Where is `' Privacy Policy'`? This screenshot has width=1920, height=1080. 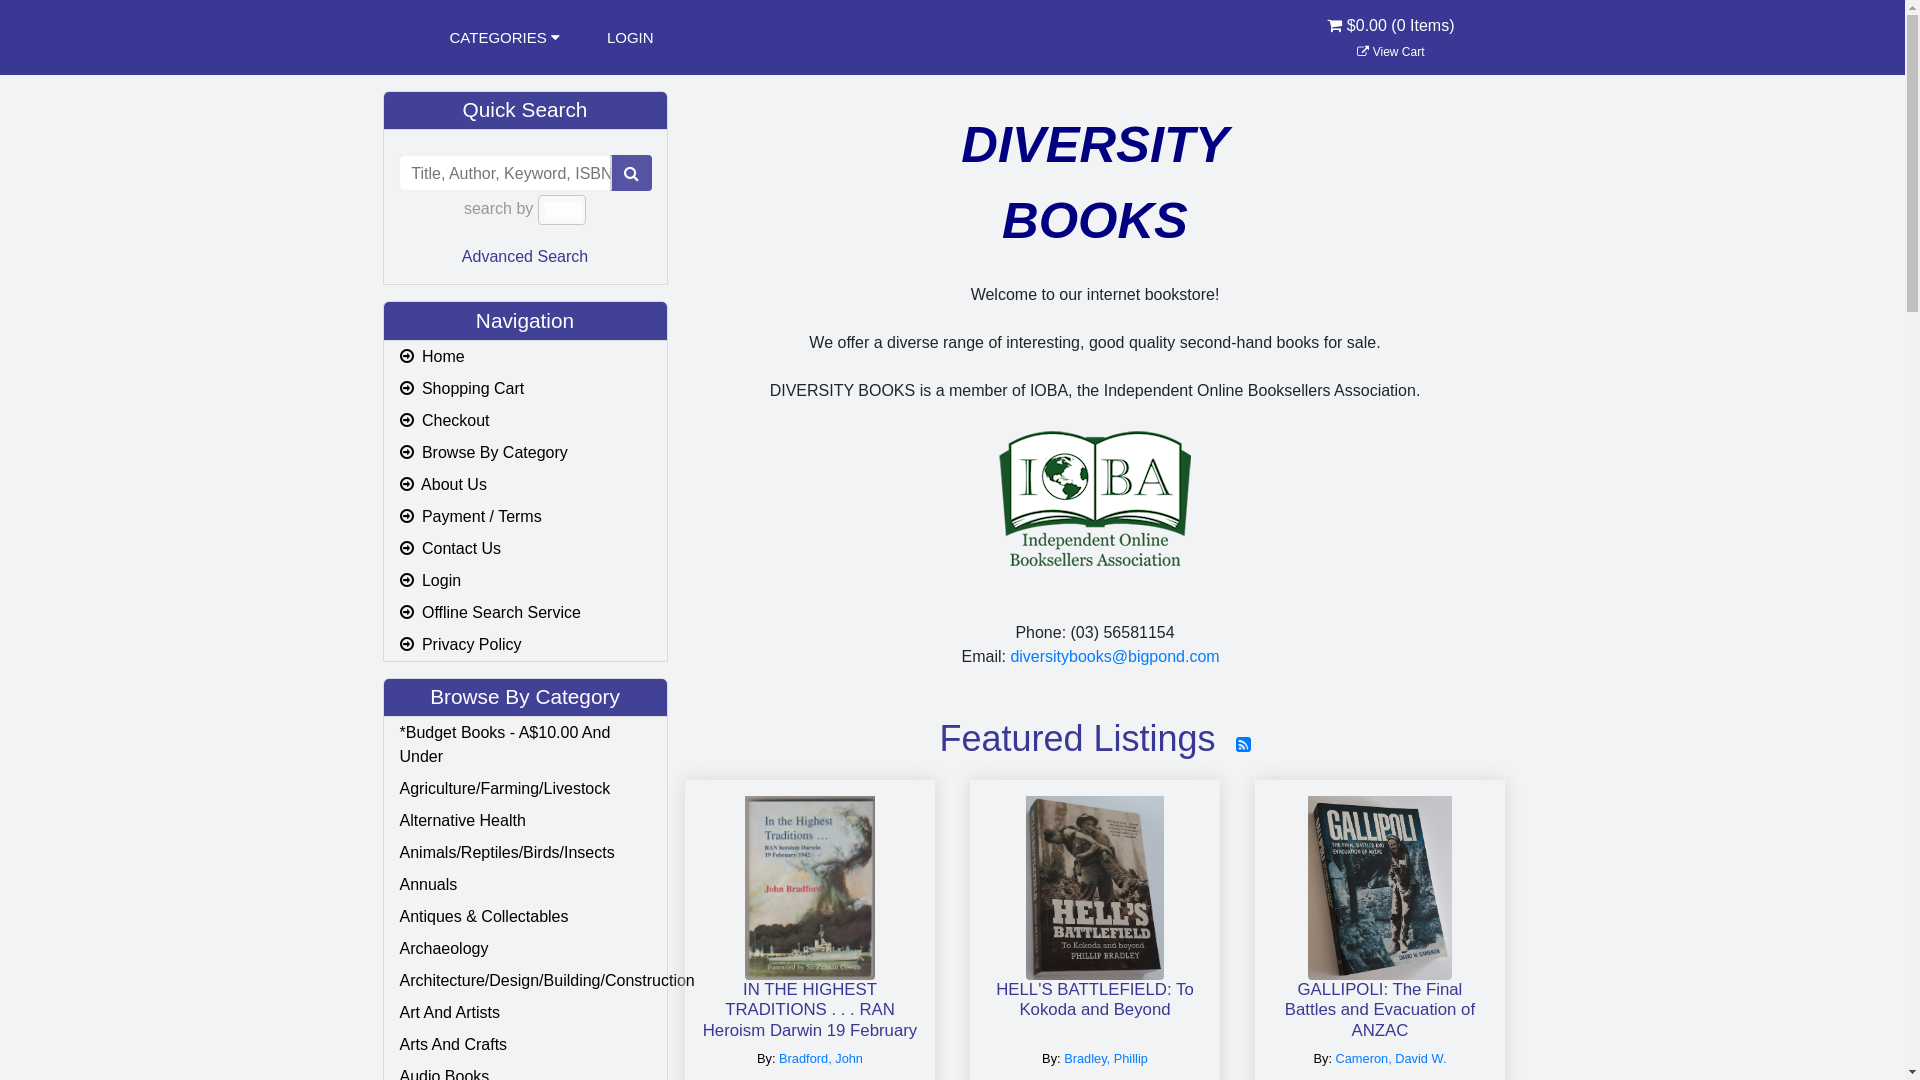
' Privacy Policy' is located at coordinates (525, 644).